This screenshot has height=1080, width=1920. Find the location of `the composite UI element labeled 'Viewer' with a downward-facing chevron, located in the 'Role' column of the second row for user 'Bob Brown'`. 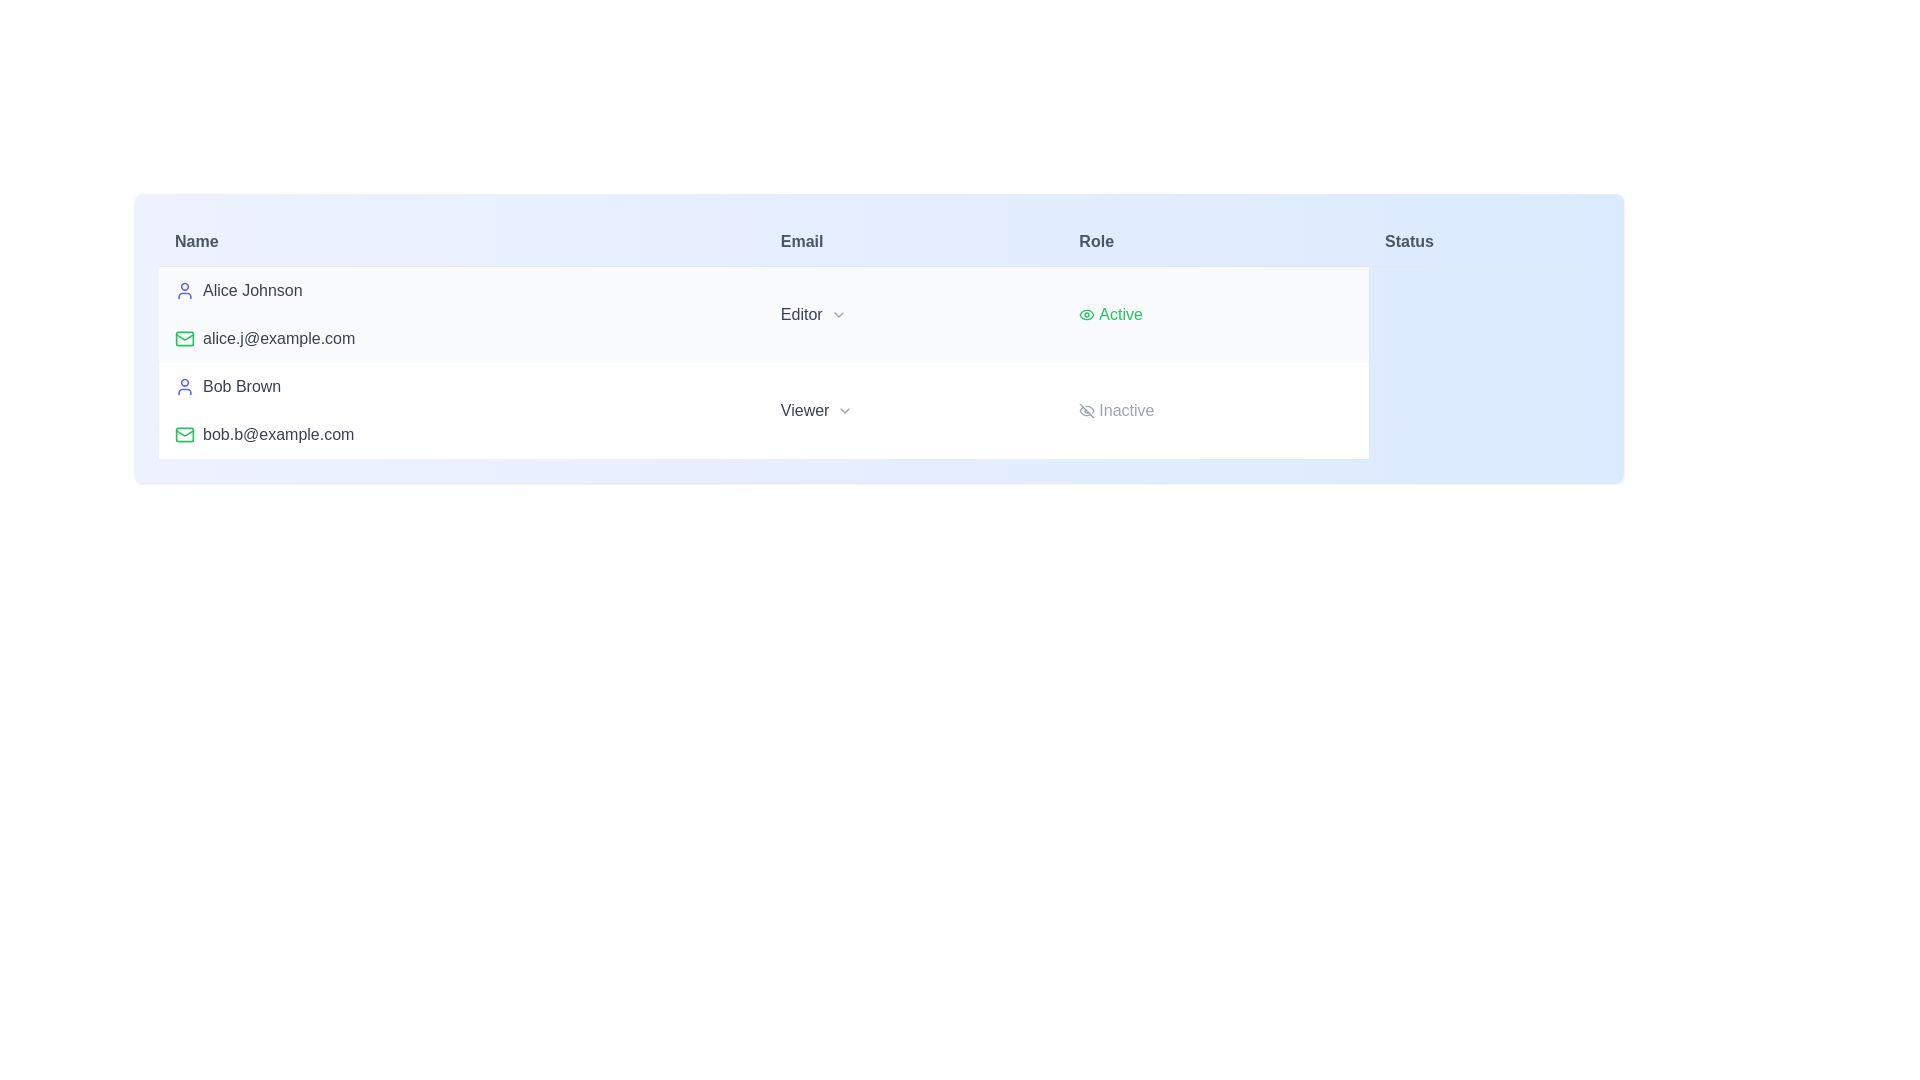

the composite UI element labeled 'Viewer' with a downward-facing chevron, located in the 'Role' column of the second row for user 'Bob Brown' is located at coordinates (913, 410).